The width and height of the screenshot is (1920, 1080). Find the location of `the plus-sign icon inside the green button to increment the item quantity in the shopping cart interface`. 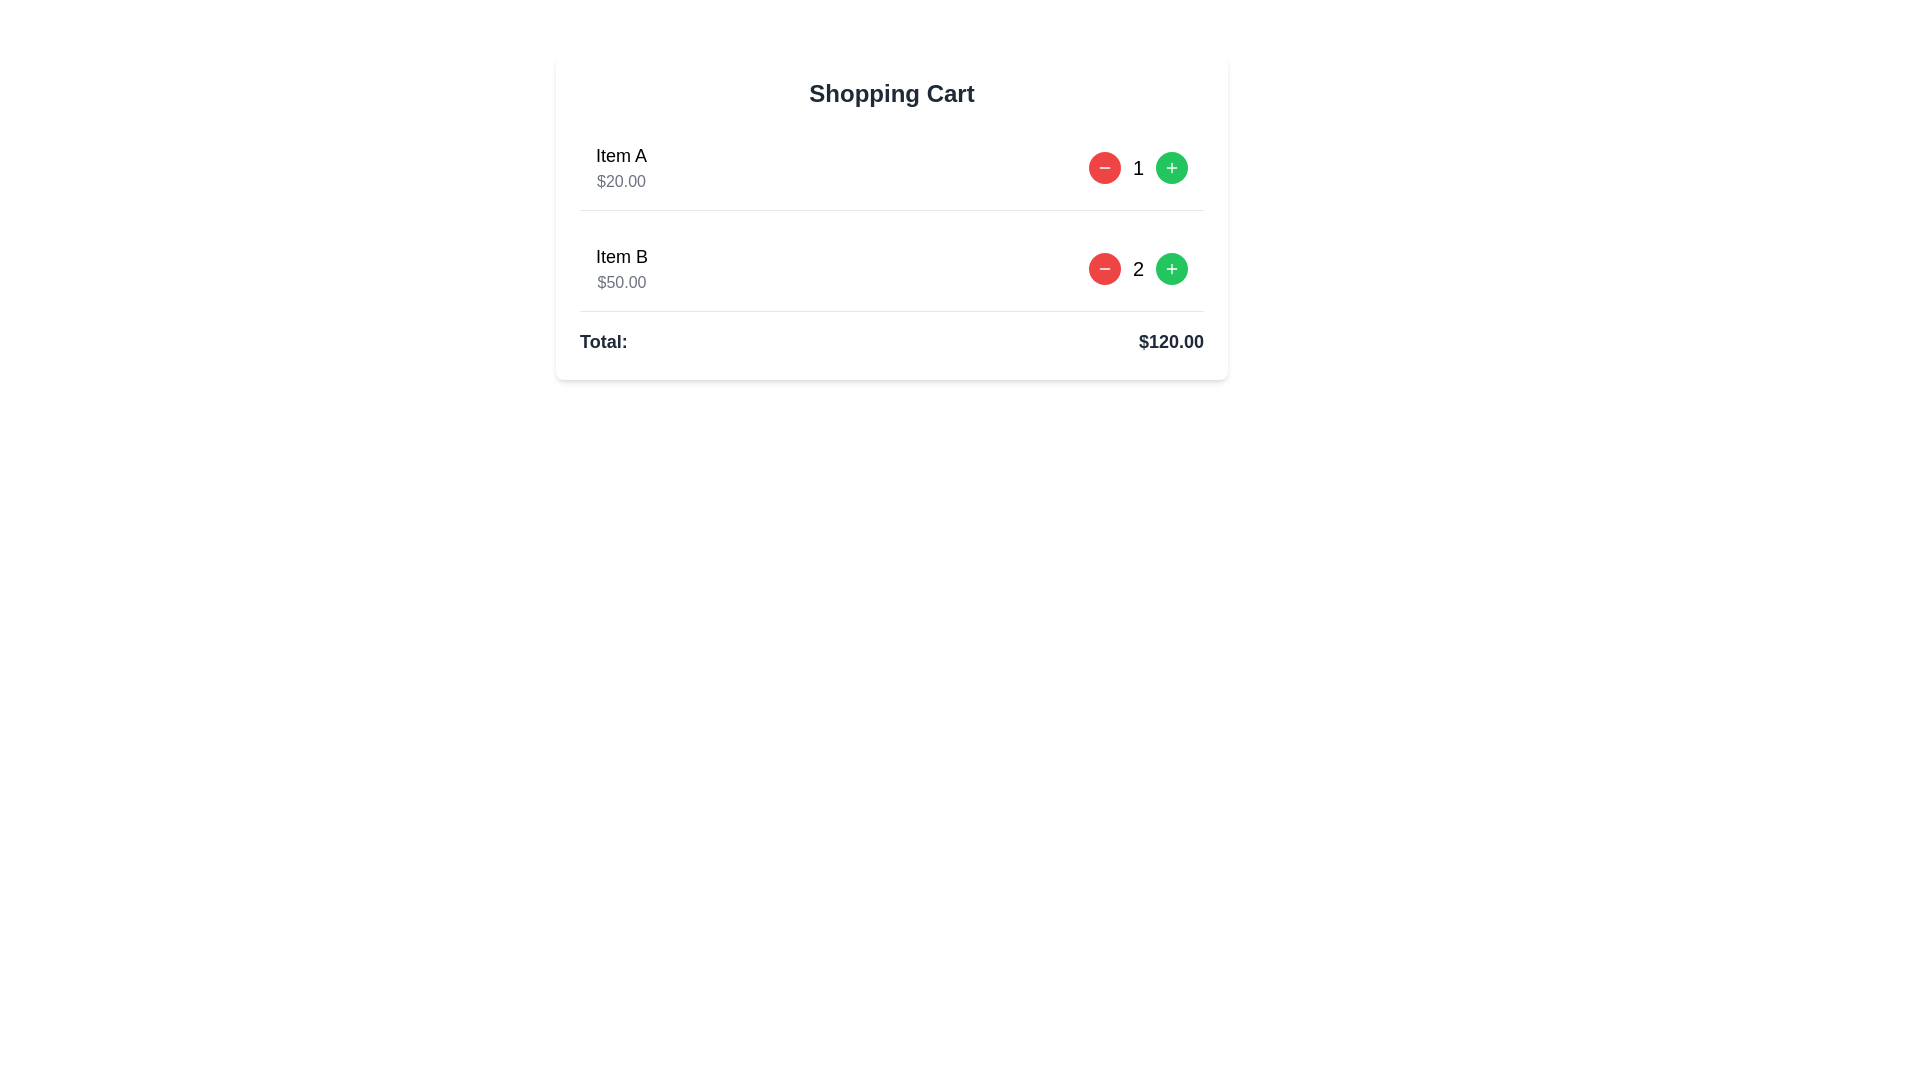

the plus-sign icon inside the green button to increment the item quantity in the shopping cart interface is located at coordinates (1171, 268).